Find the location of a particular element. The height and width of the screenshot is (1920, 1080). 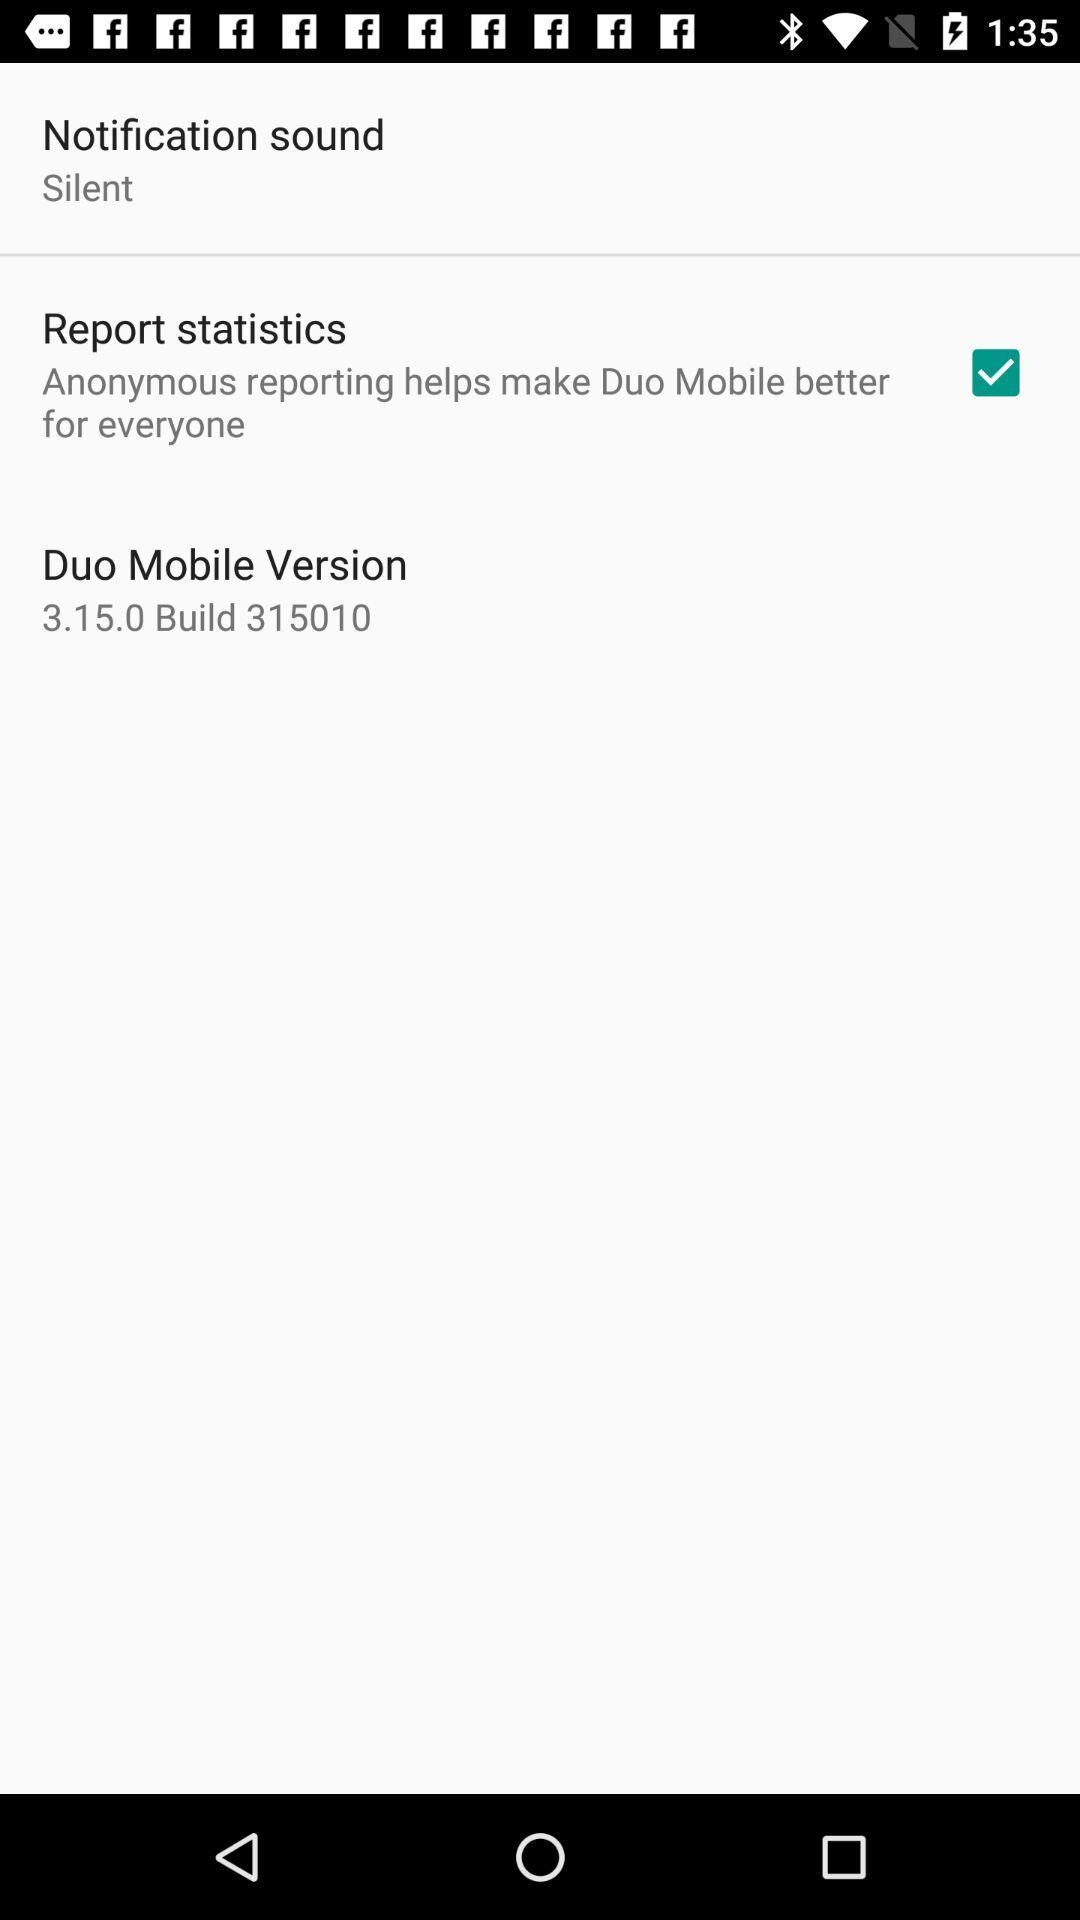

item below the notification sound icon is located at coordinates (86, 186).